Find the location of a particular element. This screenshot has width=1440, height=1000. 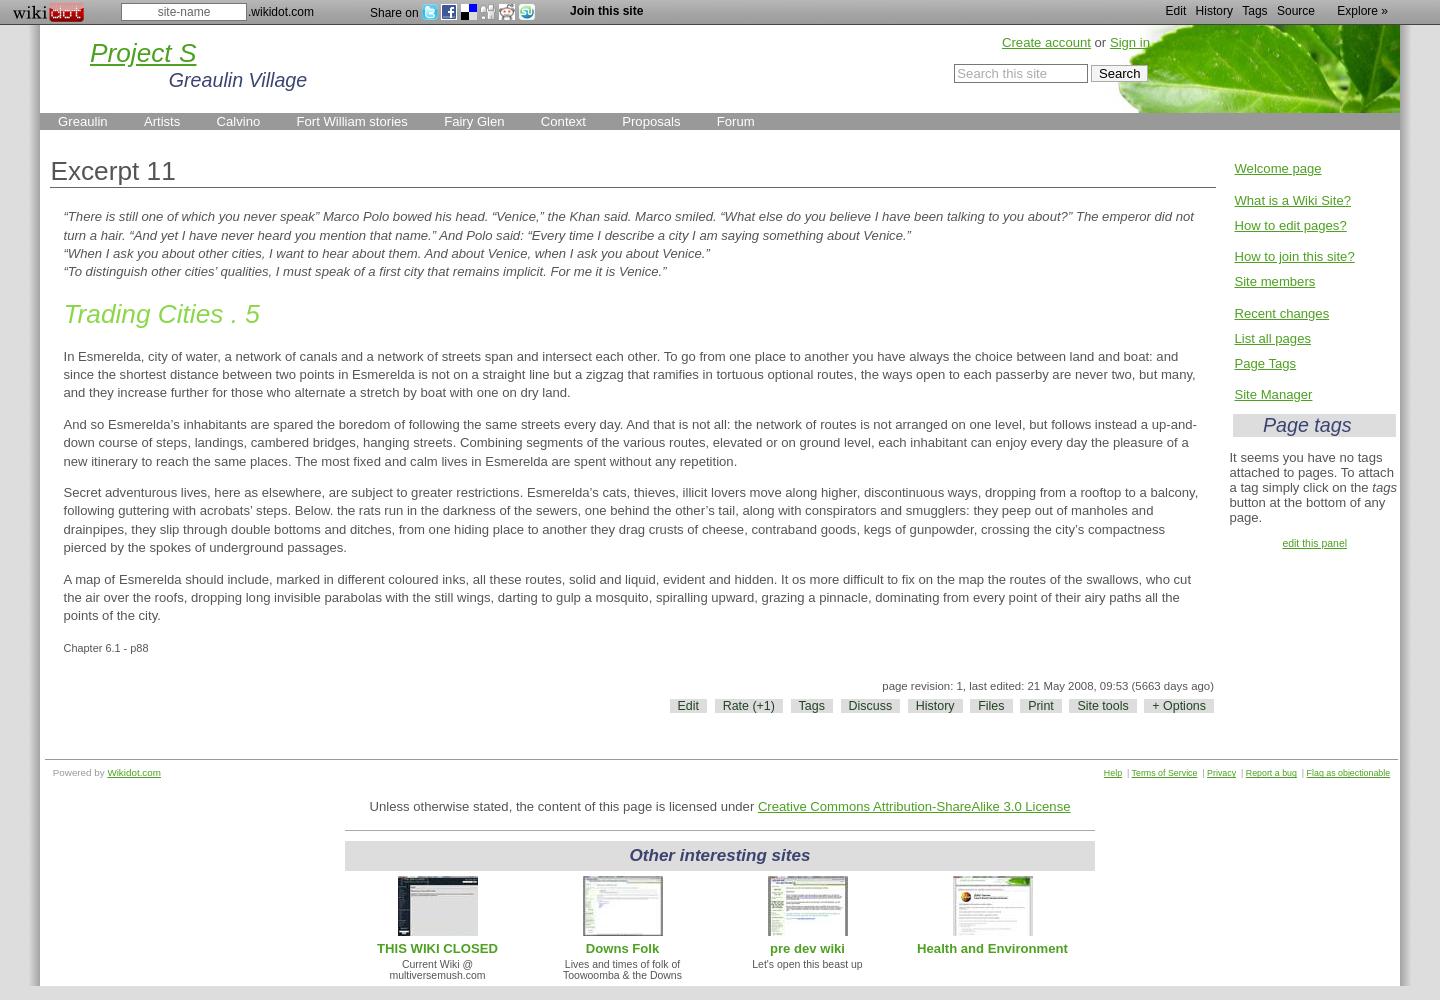

')' is located at coordinates (770, 705).